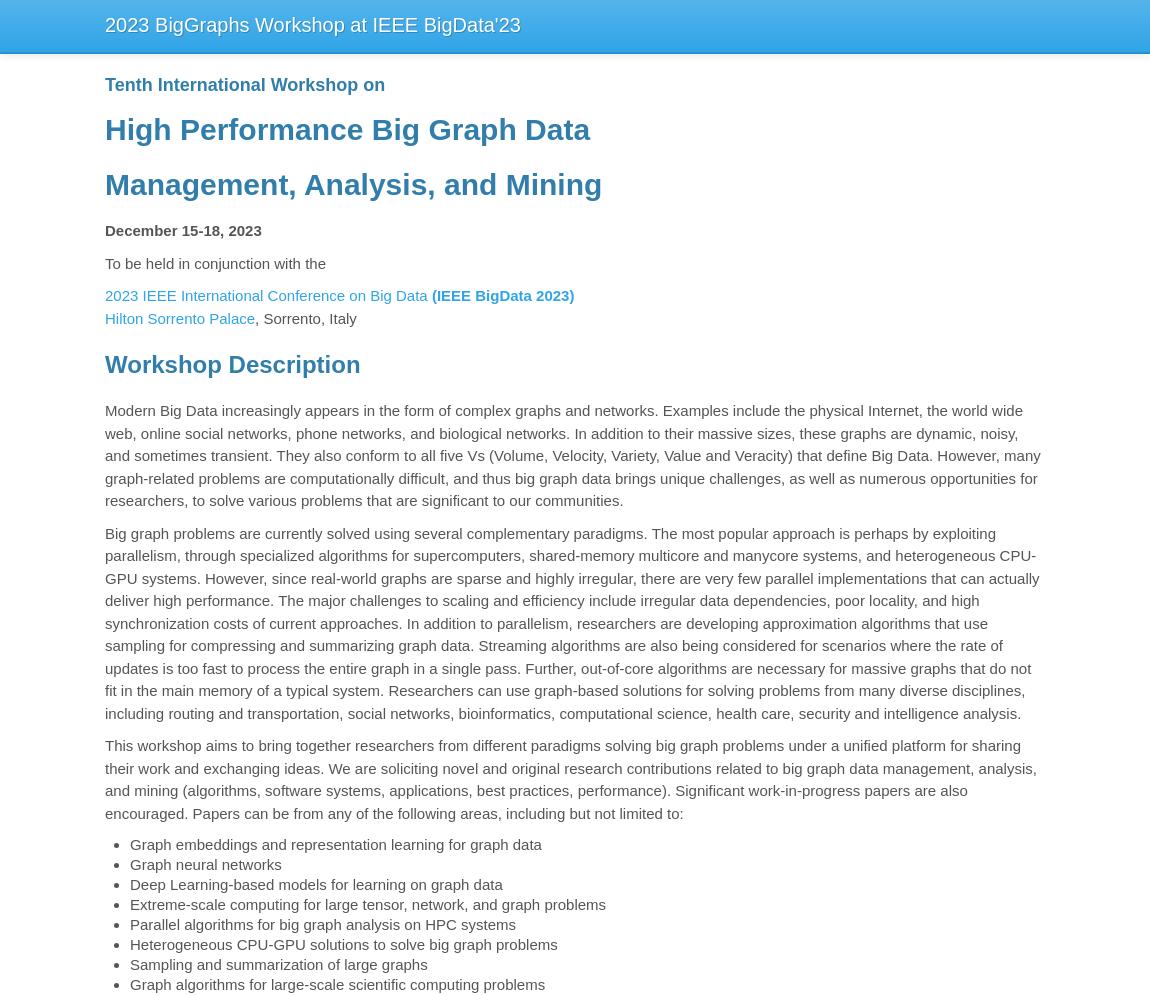  Describe the element at coordinates (243, 84) in the screenshot. I see `'Tenth International Workshop on'` at that location.